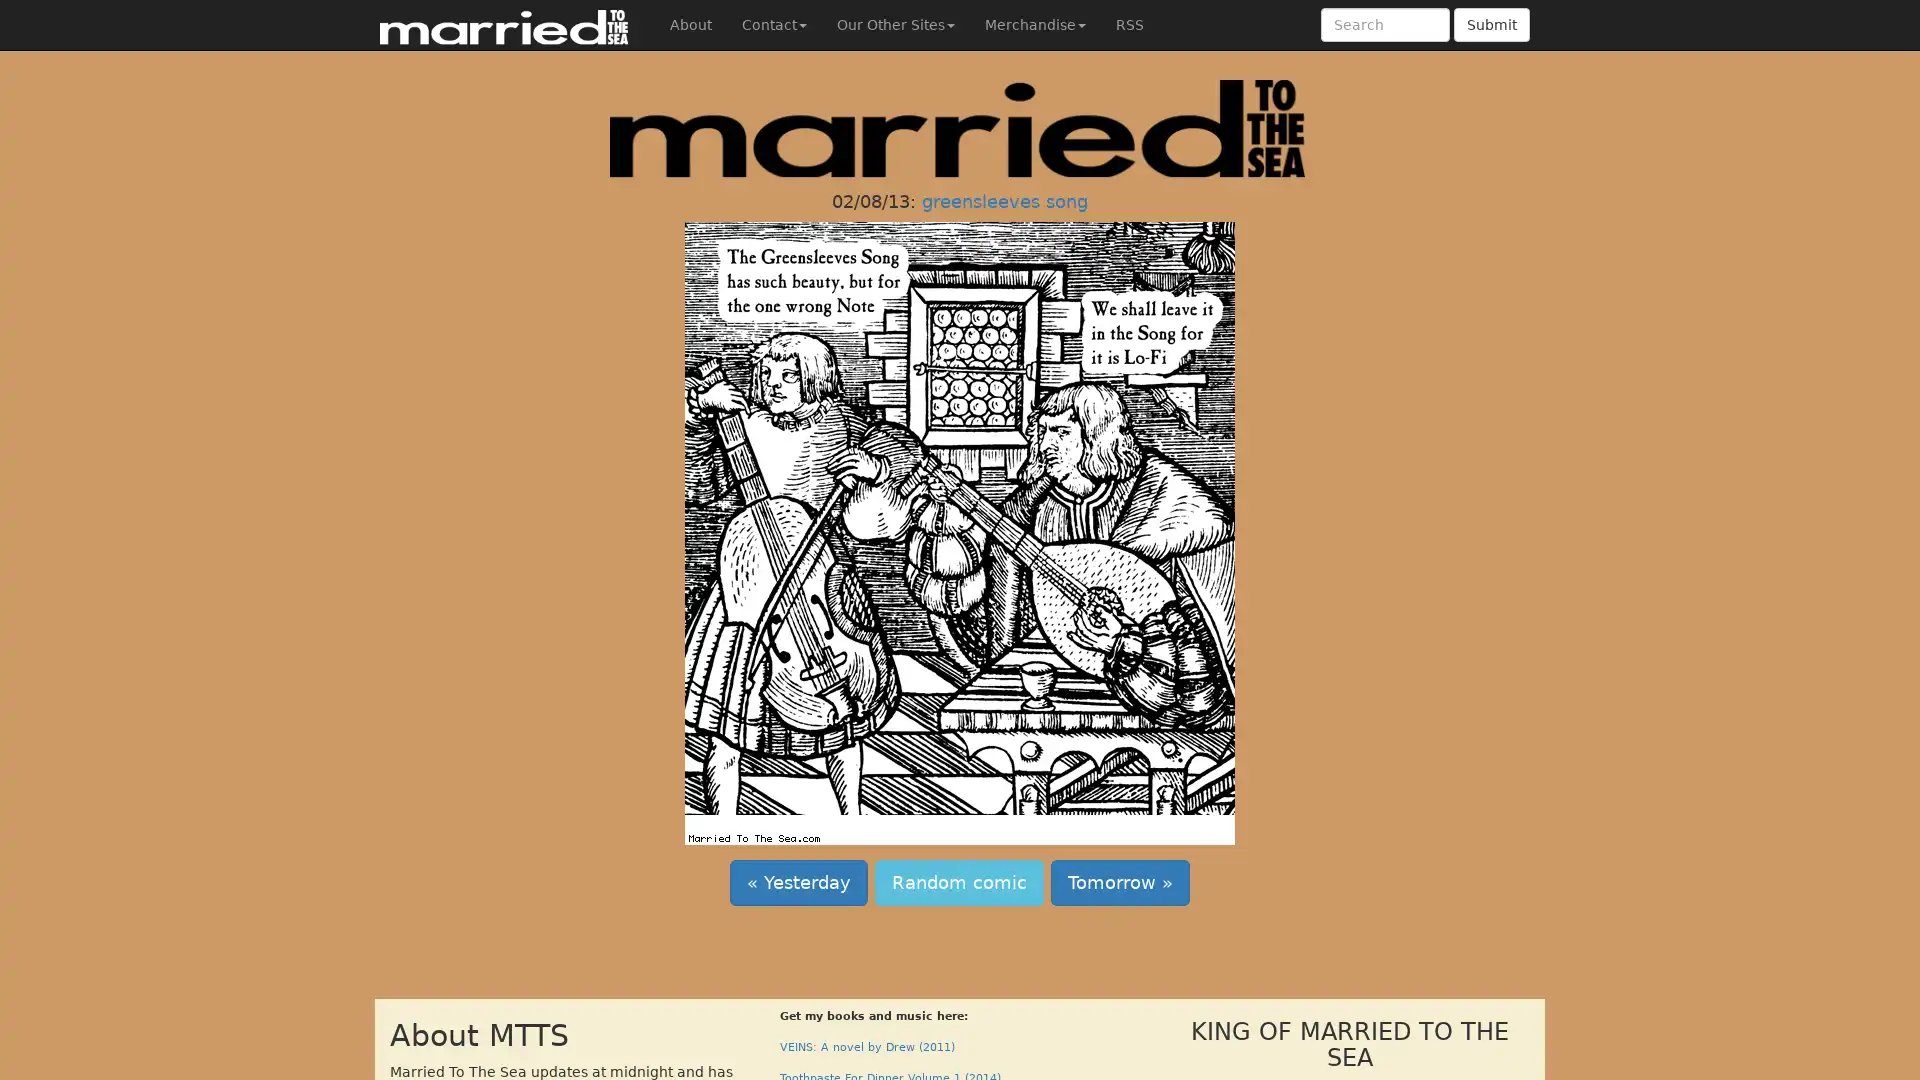 The image size is (1920, 1080). I want to click on Yesterday, so click(797, 881).